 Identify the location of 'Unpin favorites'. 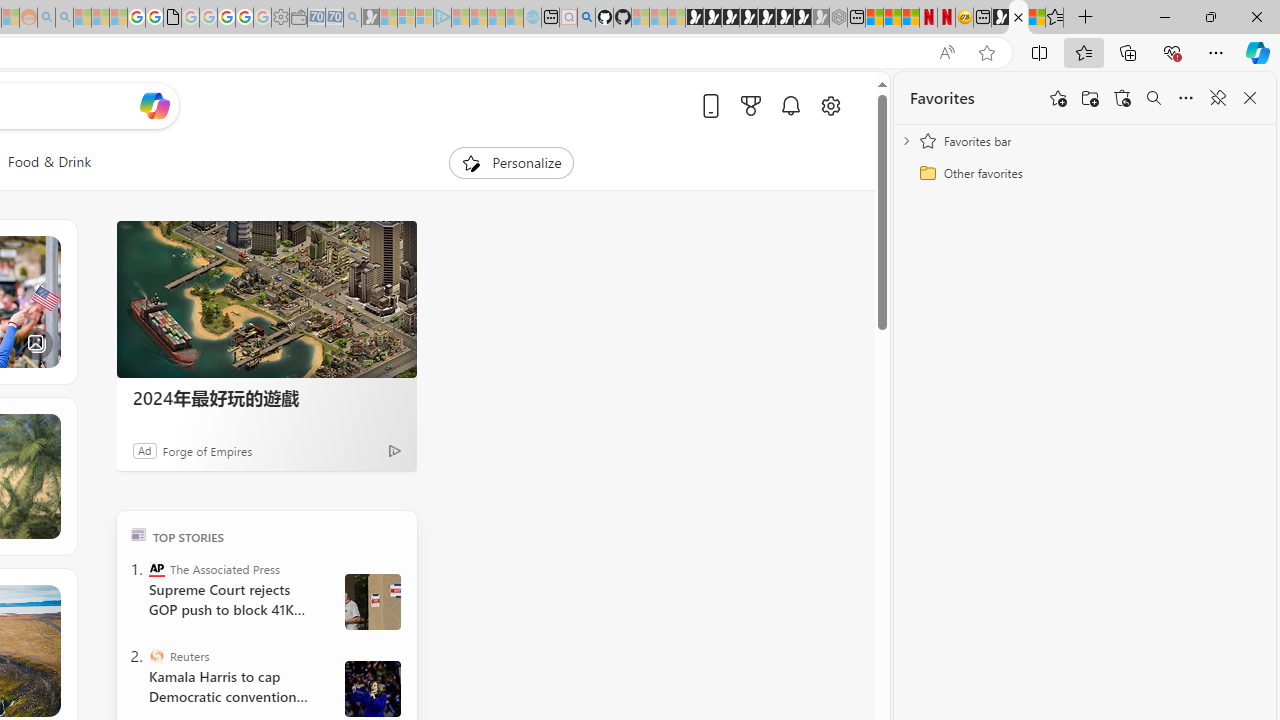
(1216, 98).